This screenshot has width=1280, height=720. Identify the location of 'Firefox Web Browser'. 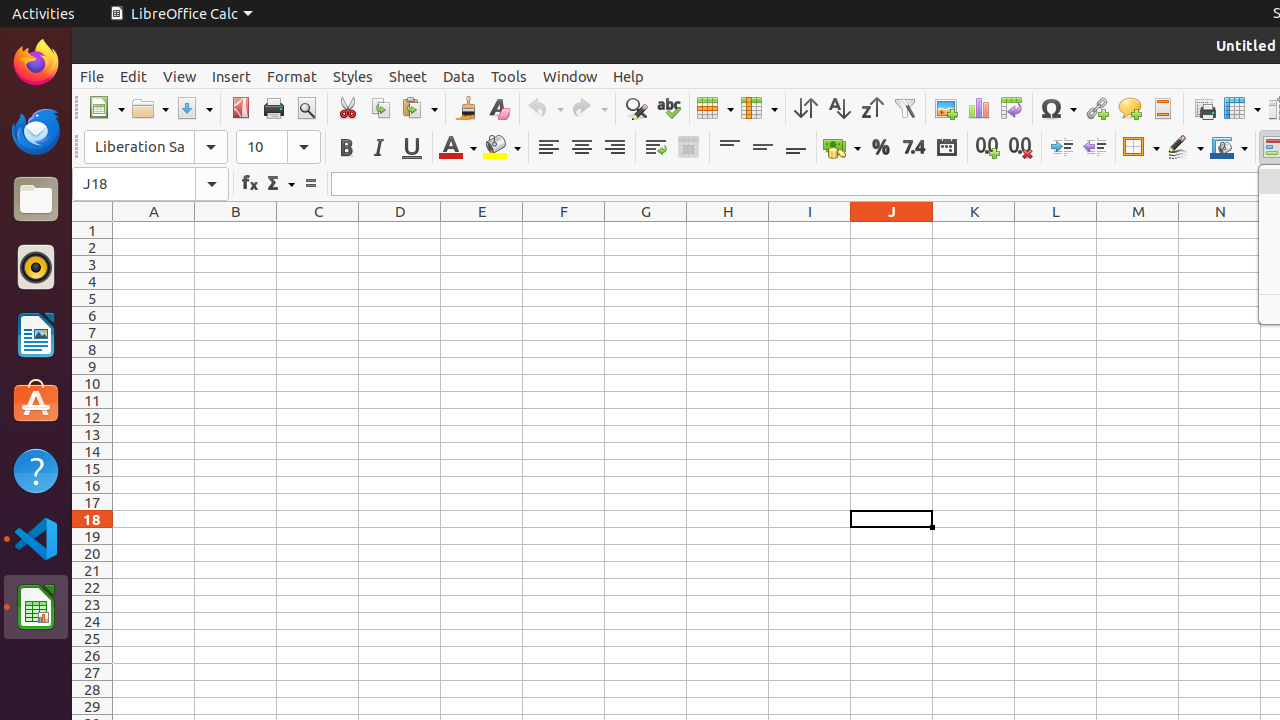
(35, 61).